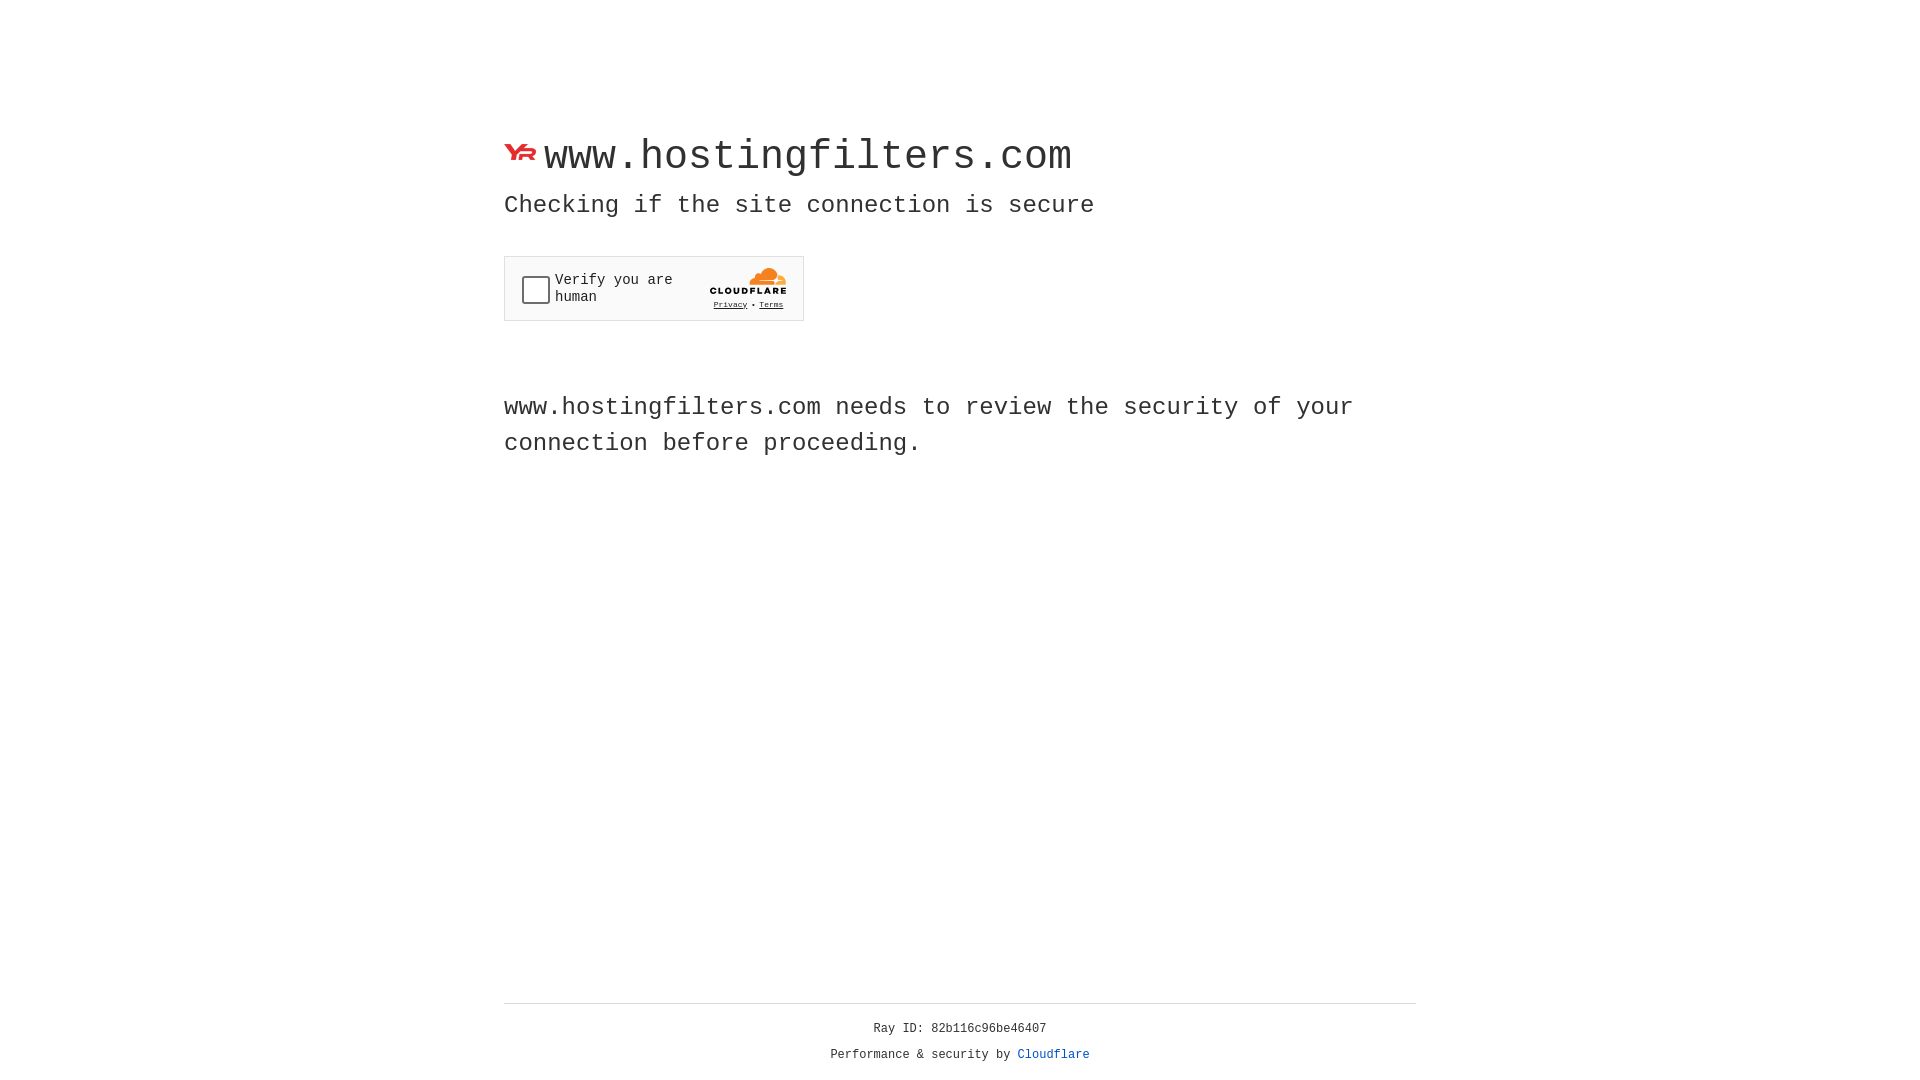  I want to click on 'Widget containing a Cloudflare security challenge', so click(653, 288).